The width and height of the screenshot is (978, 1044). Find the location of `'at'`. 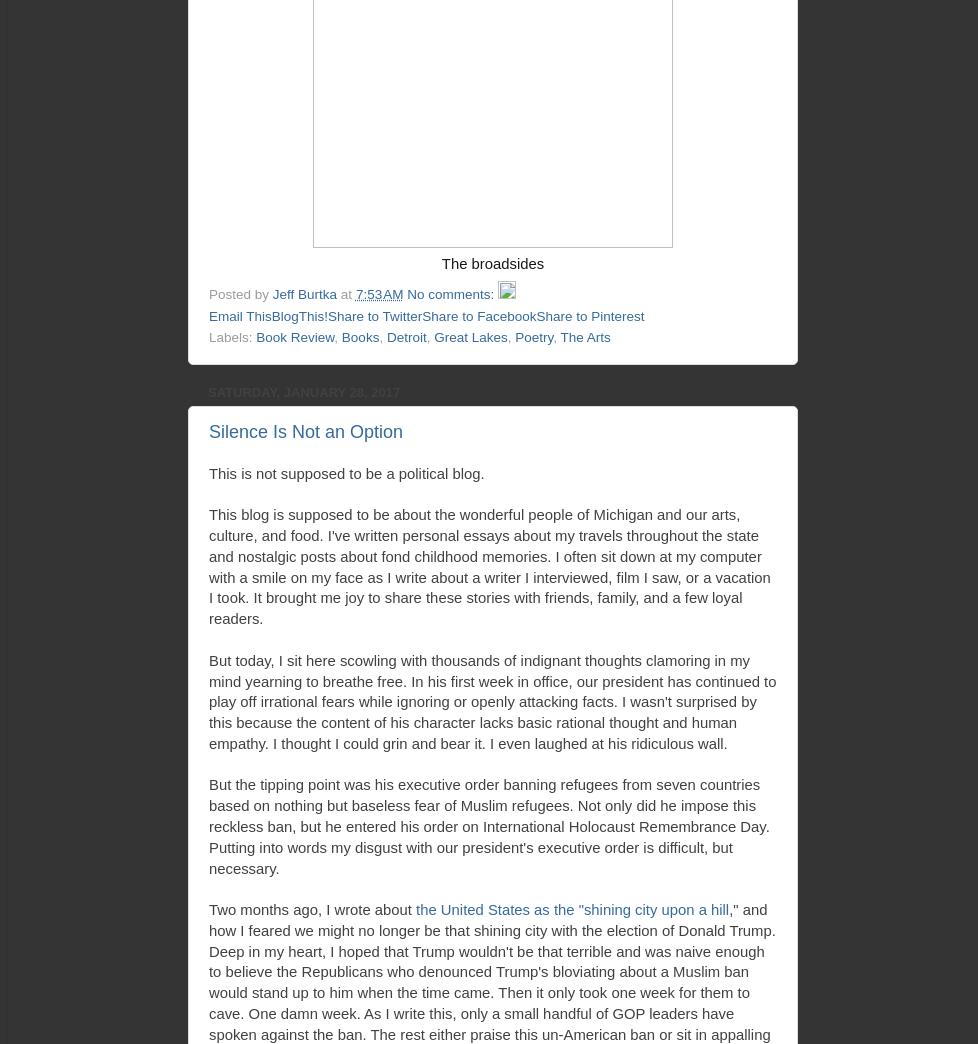

'at' is located at coordinates (346, 293).